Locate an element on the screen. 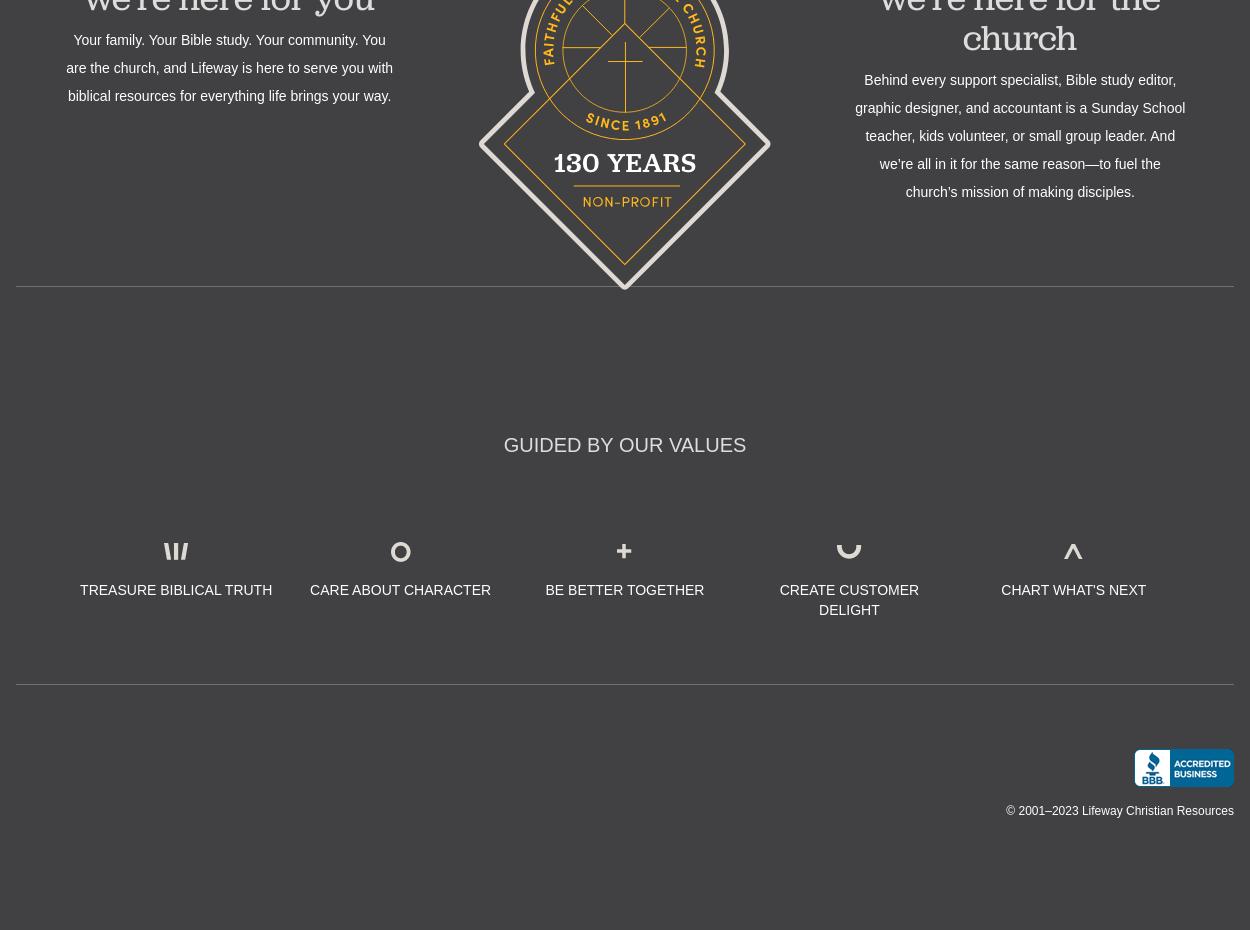 The width and height of the screenshot is (1250, 930). 'BE BETTER TOGETHER' is located at coordinates (623, 588).